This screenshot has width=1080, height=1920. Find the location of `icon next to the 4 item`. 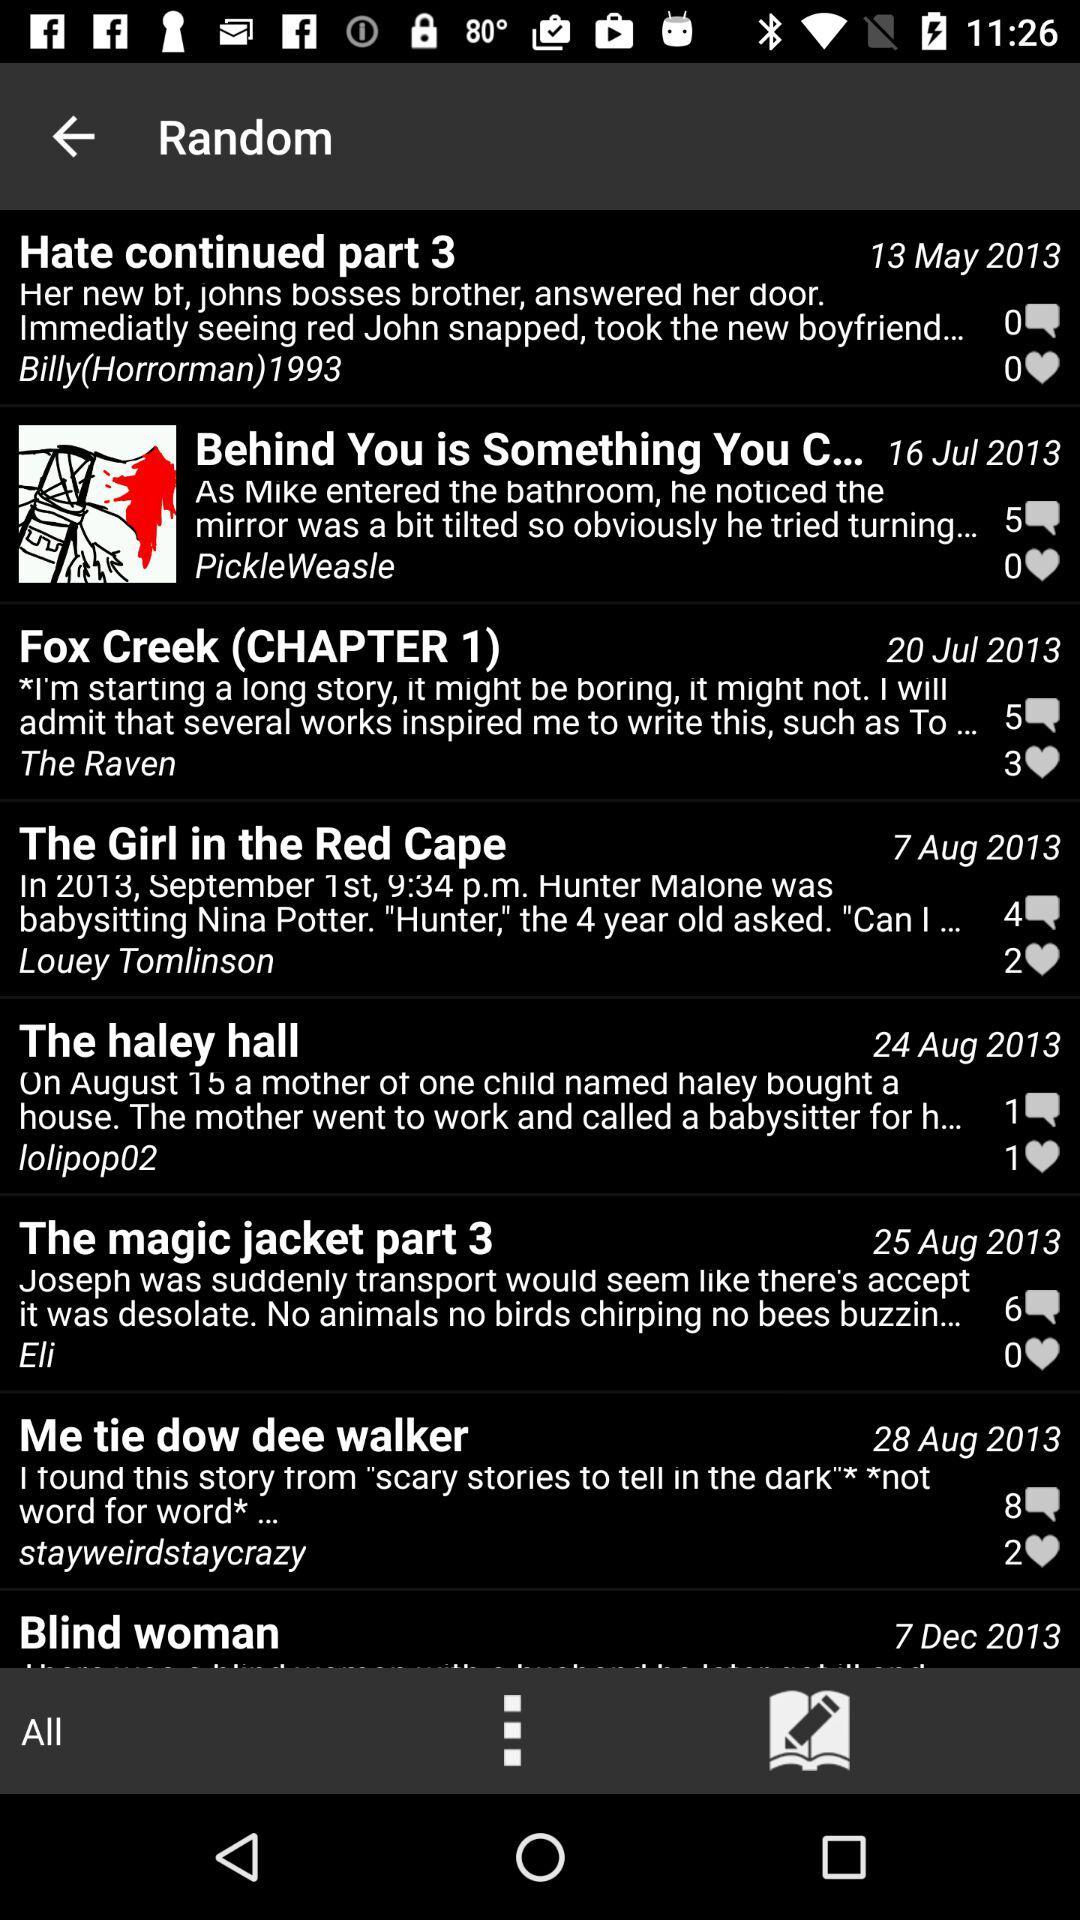

icon next to the 4 item is located at coordinates (145, 958).